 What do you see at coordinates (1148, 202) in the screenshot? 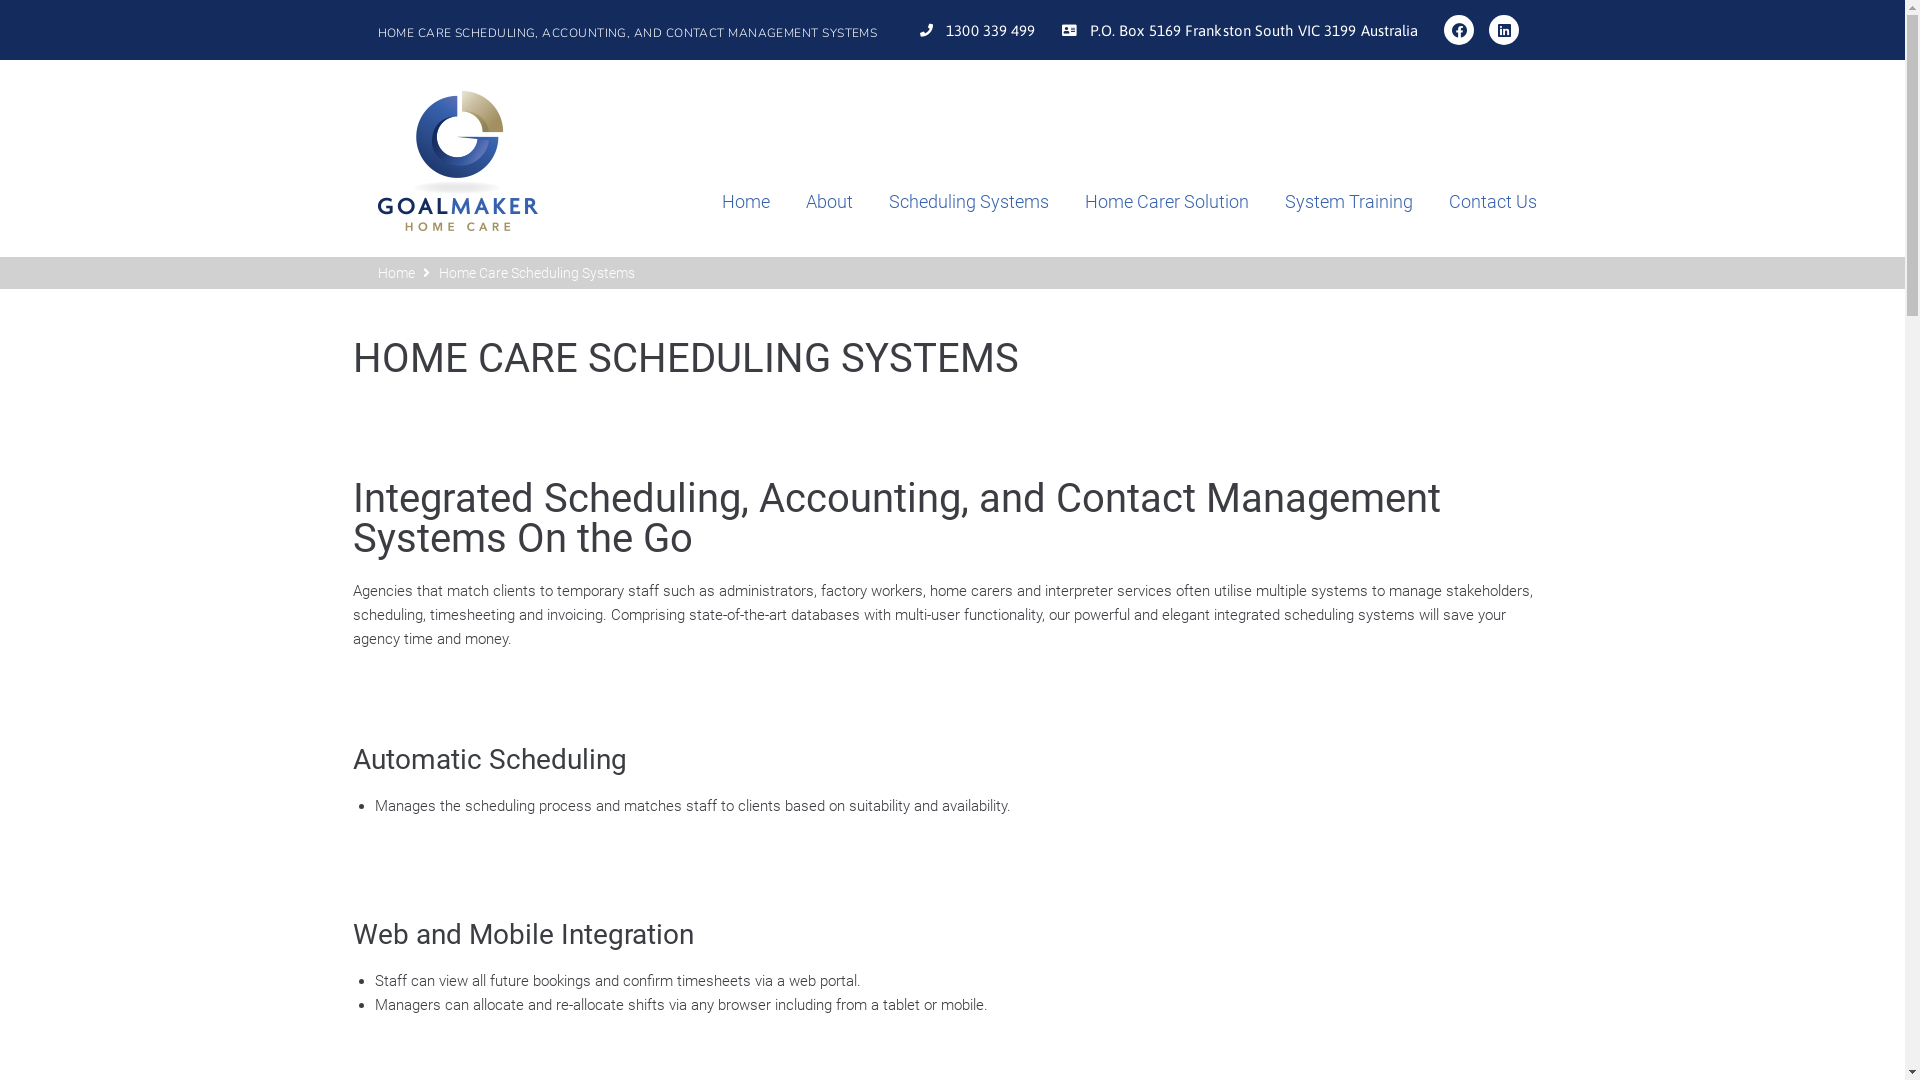
I see `'Home Carer Solution'` at bounding box center [1148, 202].